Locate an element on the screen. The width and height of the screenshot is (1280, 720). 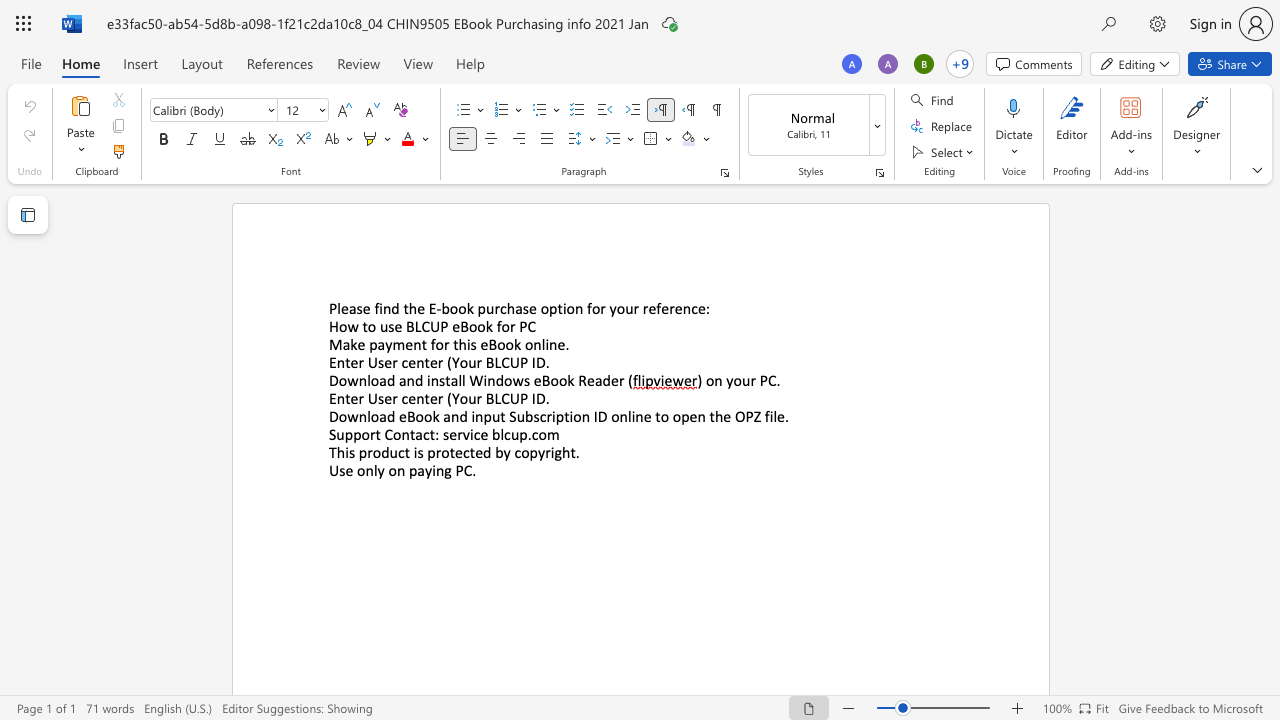
the space between the continuous character "n" and "e" in the text is located at coordinates (557, 343).